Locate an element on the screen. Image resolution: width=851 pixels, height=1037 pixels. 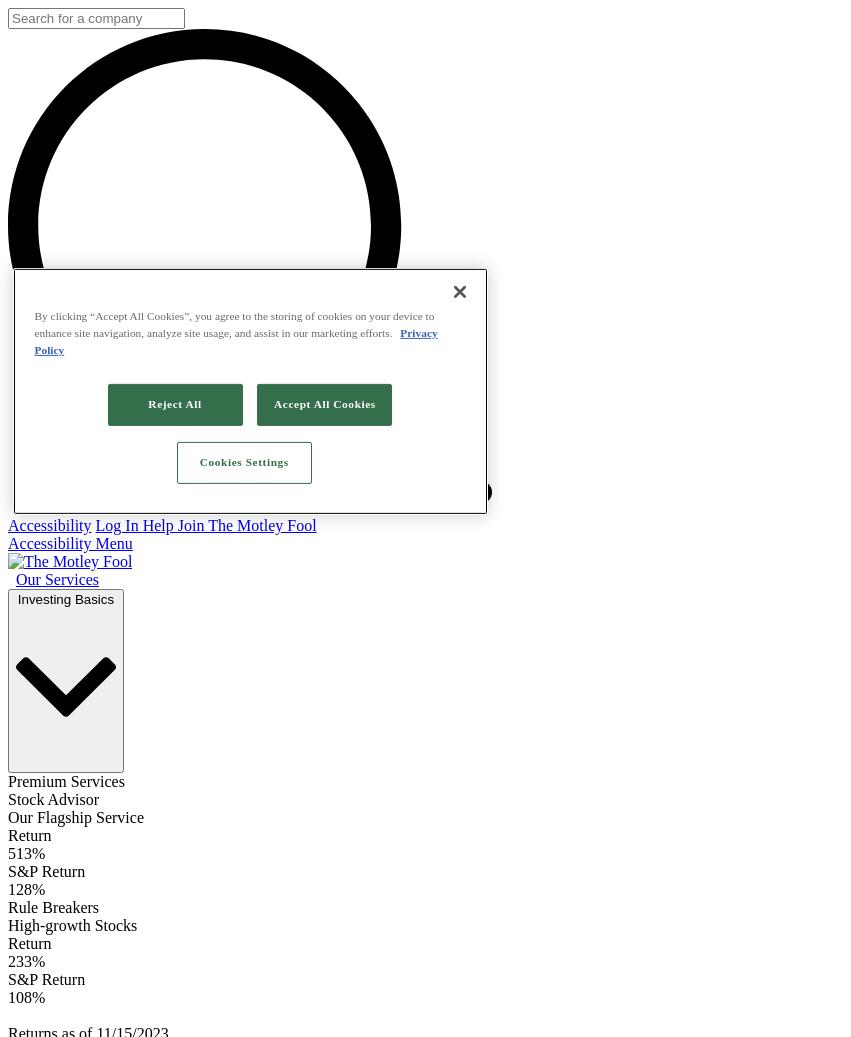
'Accessibility Menu' is located at coordinates (70, 543).